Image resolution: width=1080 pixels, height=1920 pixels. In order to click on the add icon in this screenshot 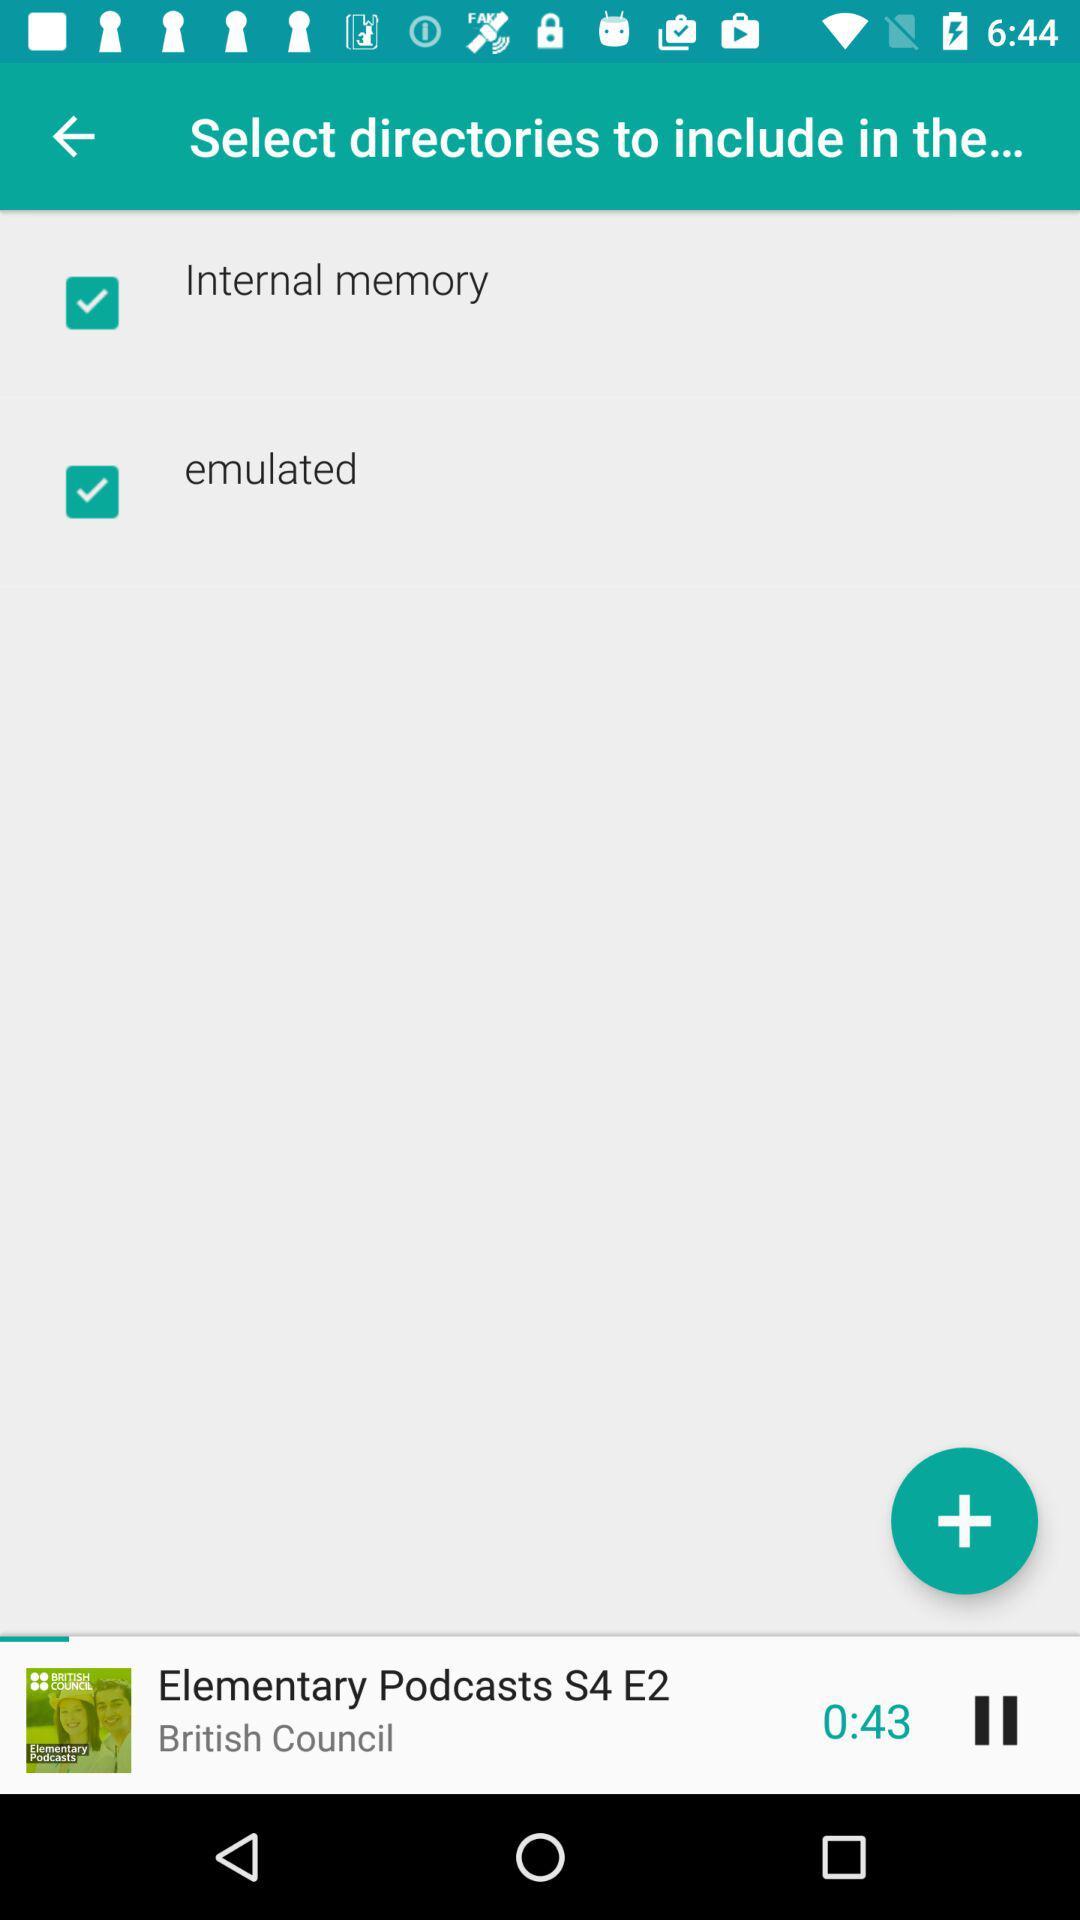, I will do `click(963, 1520)`.